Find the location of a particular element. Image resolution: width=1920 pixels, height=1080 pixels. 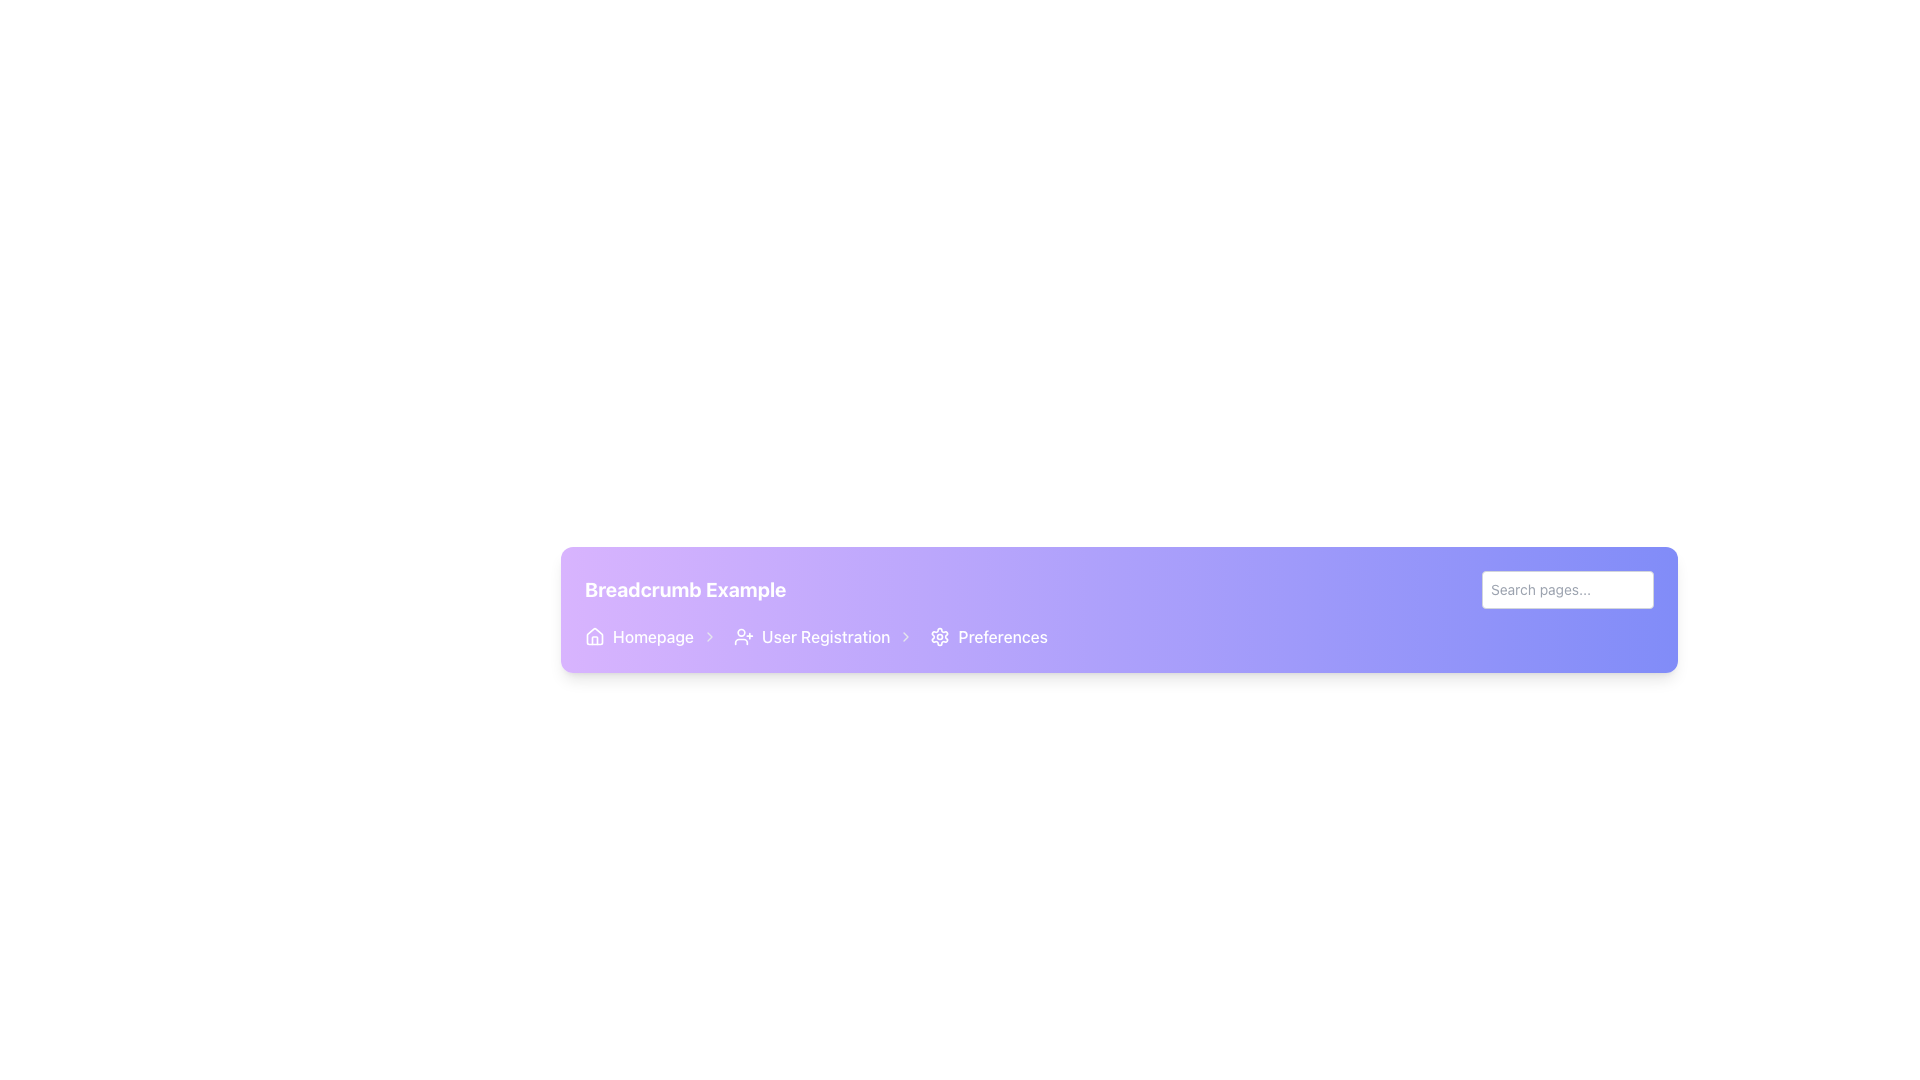

the 'User Registration' interactive text link in the breadcrumb navigation bar is located at coordinates (826, 636).